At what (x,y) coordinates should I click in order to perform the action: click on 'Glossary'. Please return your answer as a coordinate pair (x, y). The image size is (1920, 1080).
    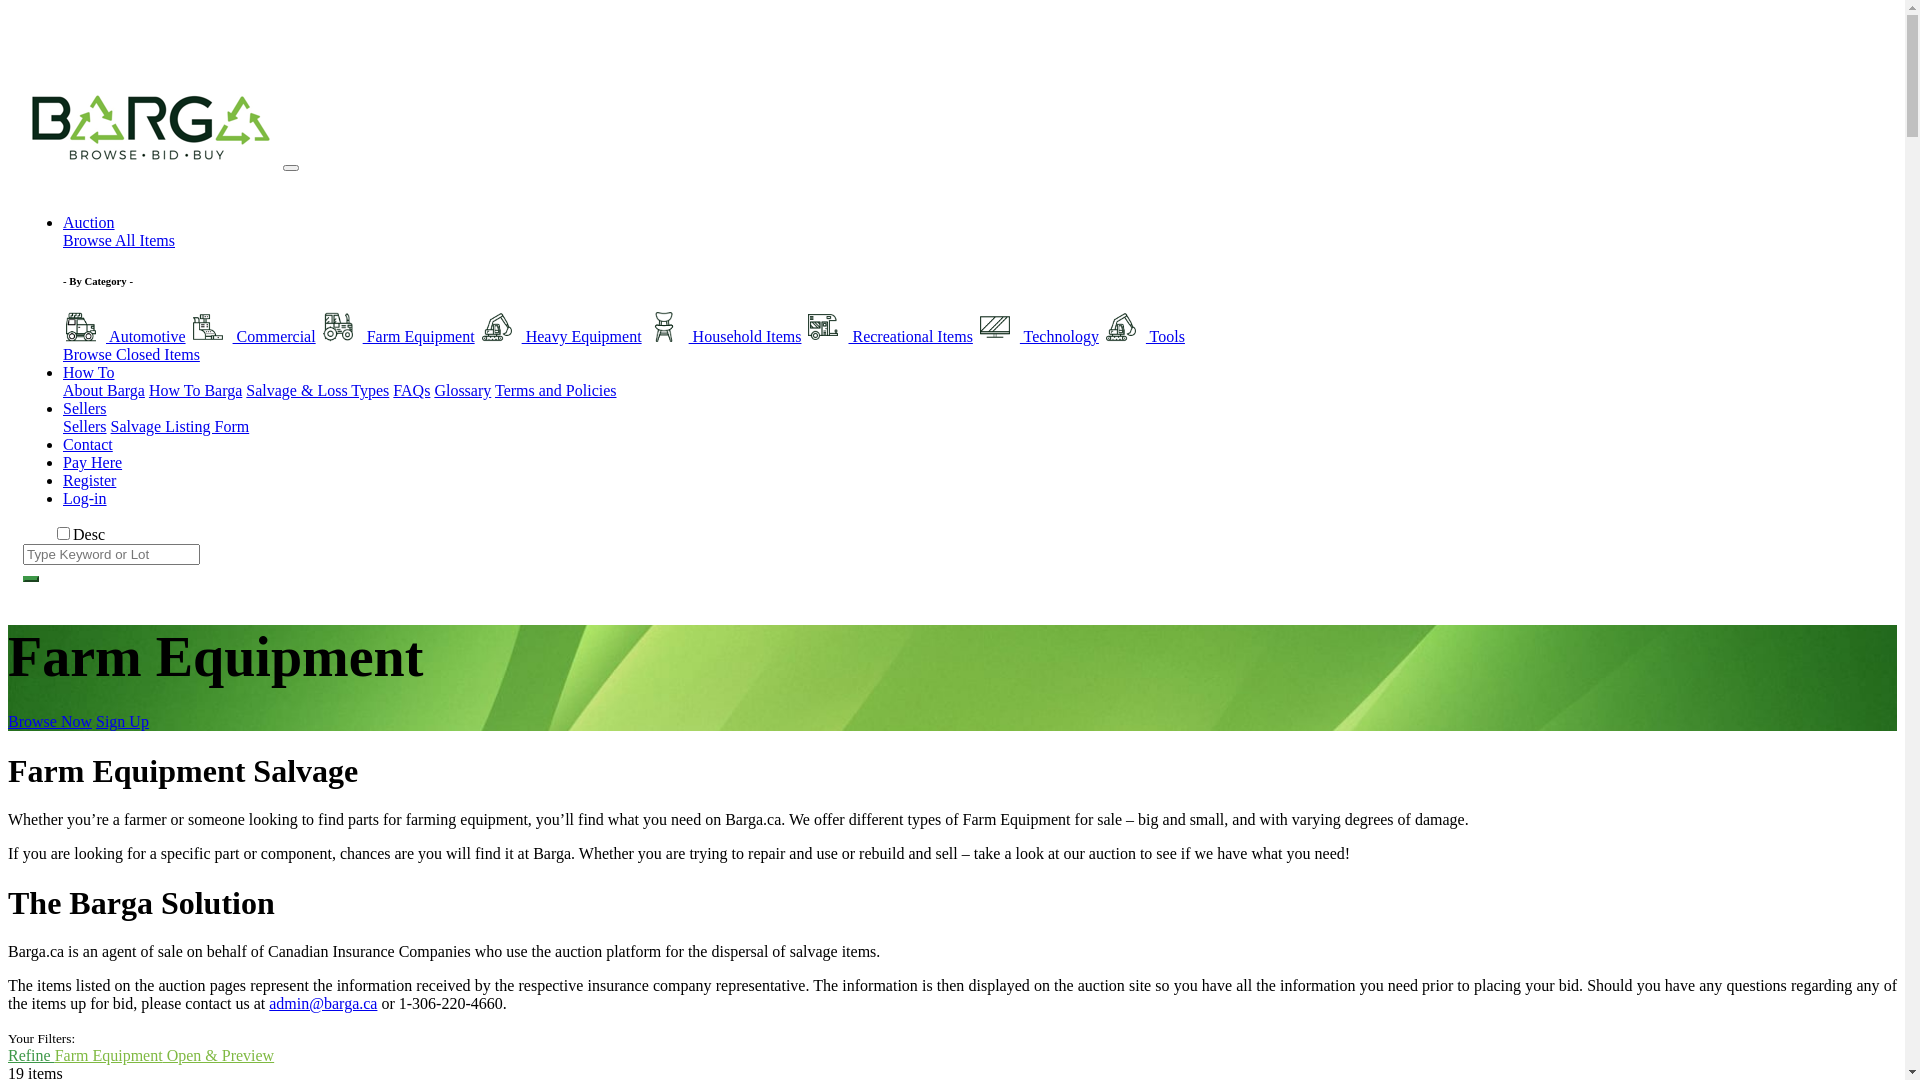
    Looking at the image, I should click on (461, 390).